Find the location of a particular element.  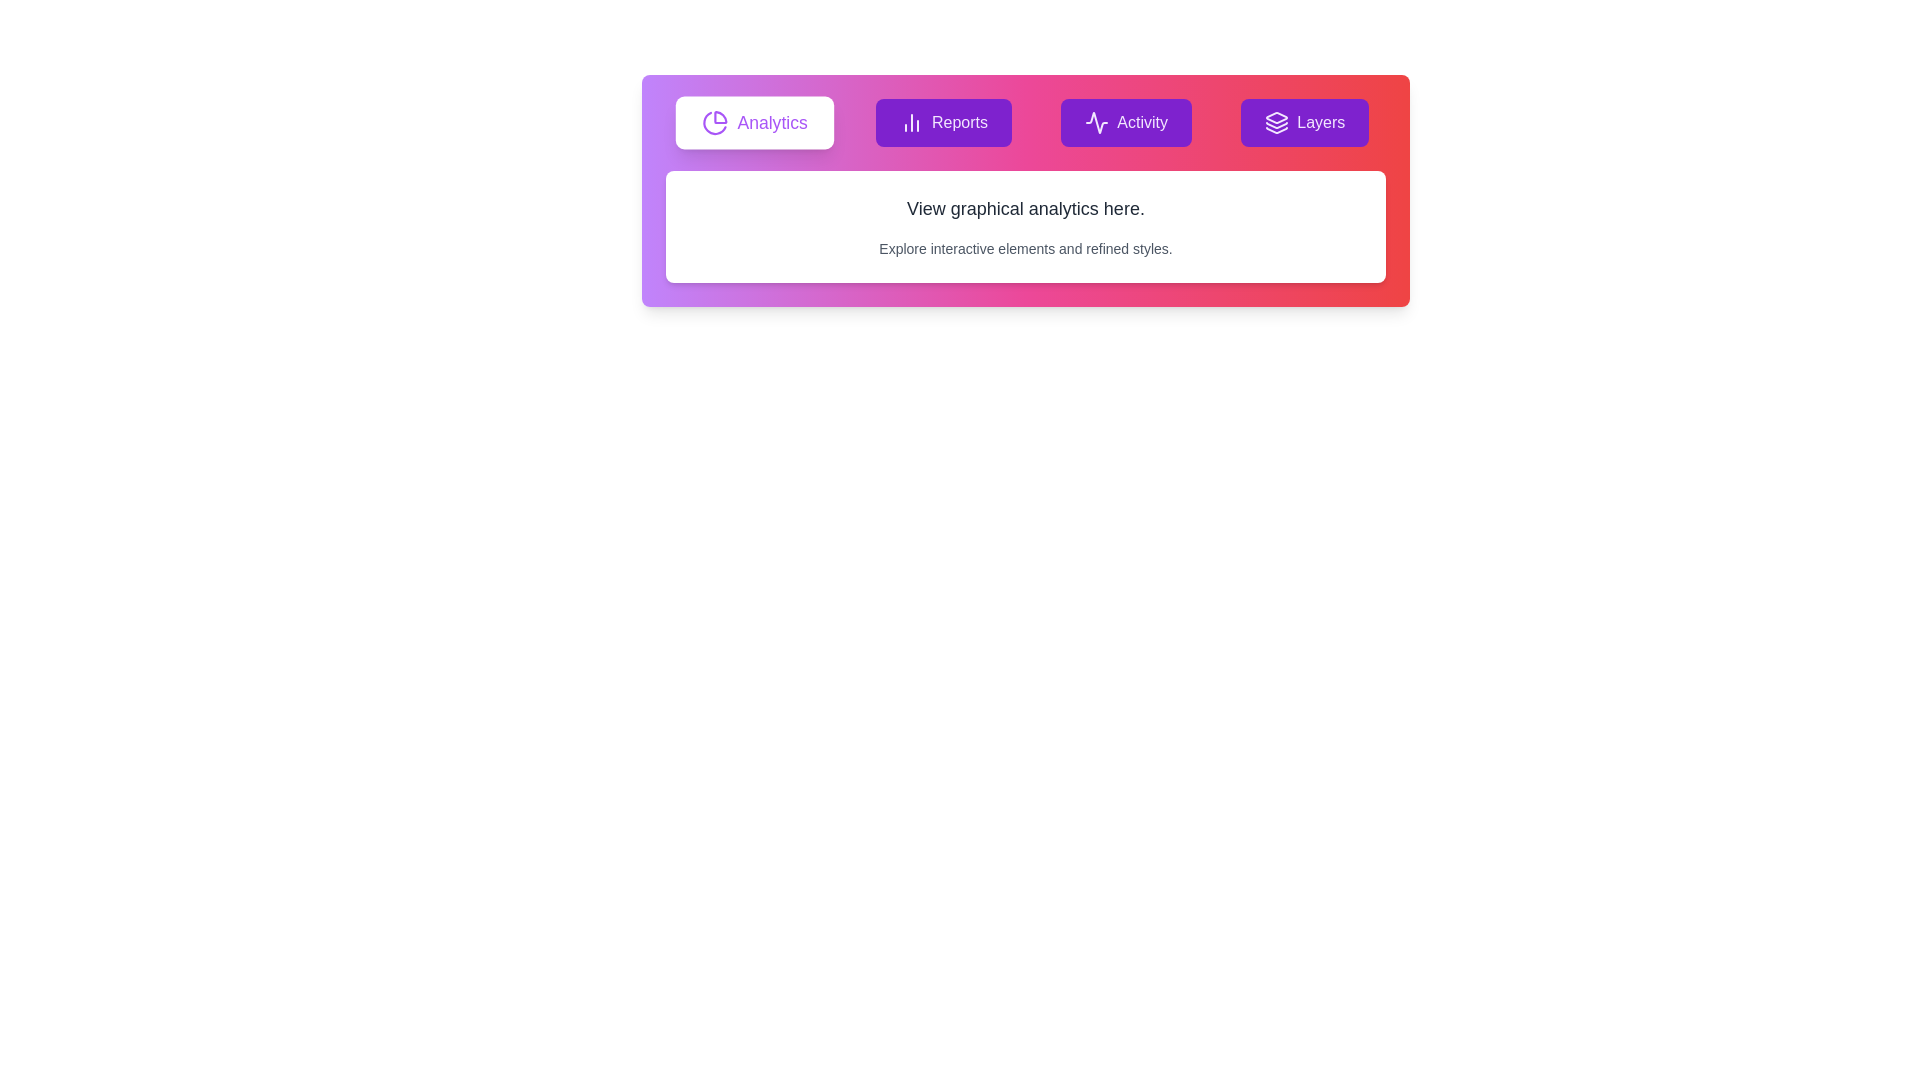

the tab labeled Layers to view its content is located at coordinates (1305, 123).